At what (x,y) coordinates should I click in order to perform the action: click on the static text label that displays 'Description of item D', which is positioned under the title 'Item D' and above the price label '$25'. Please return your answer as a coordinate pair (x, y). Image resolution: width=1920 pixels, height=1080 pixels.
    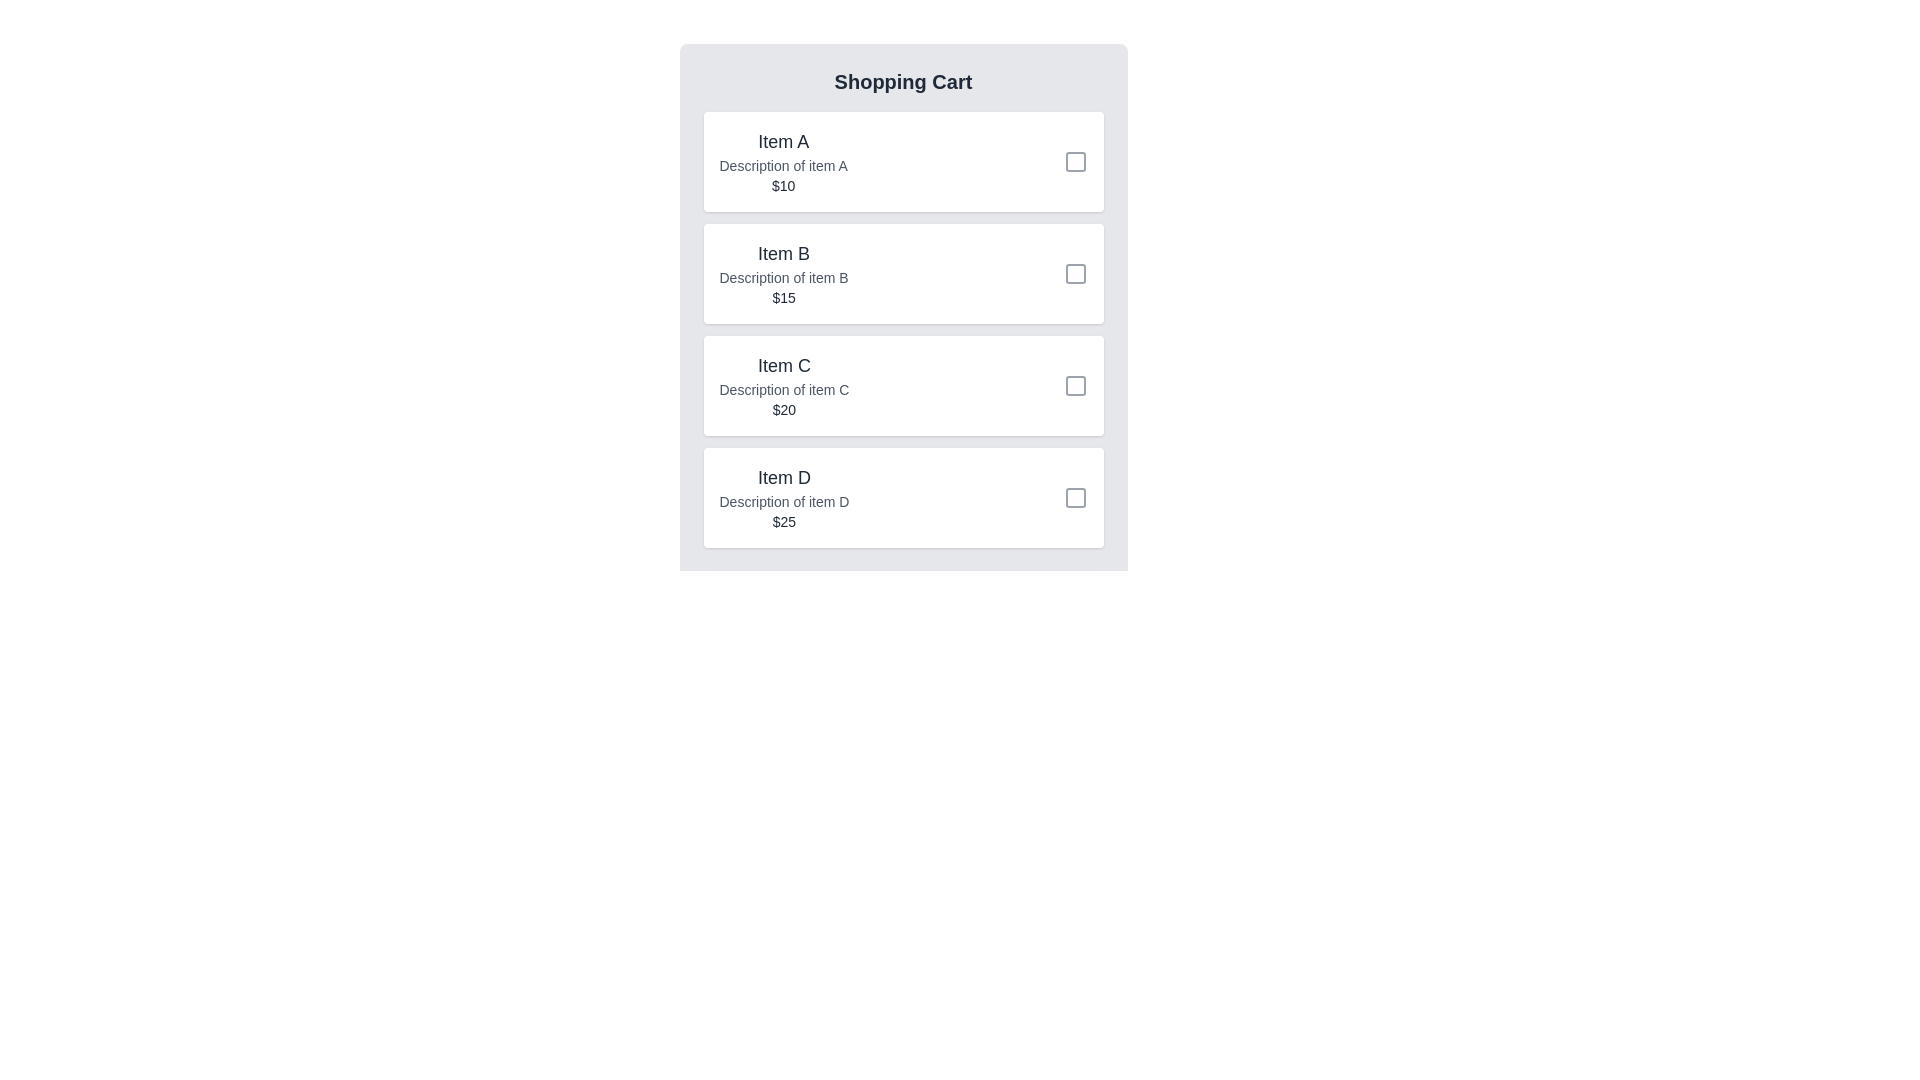
    Looking at the image, I should click on (783, 500).